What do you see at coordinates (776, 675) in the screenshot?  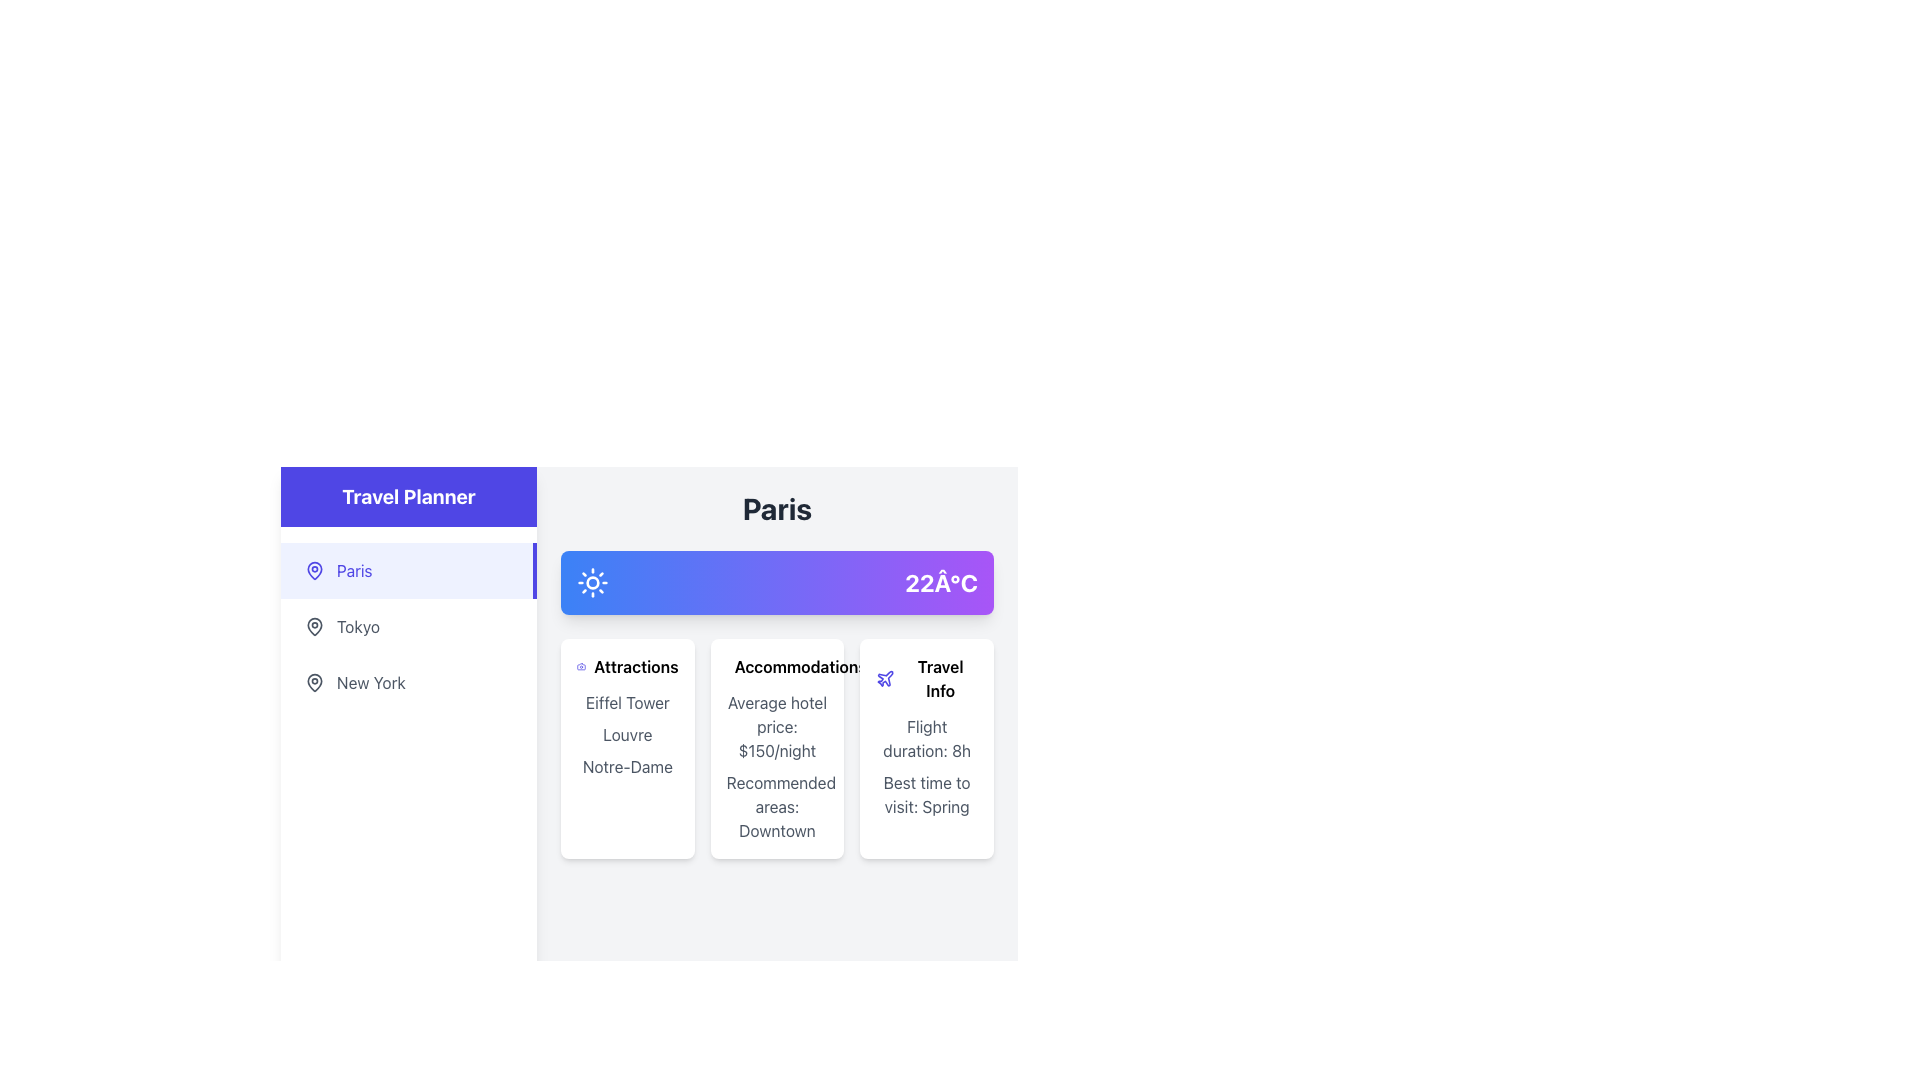 I see `the accommodations card that provides information about hotel prices and recommended areas to stay, which is the second card in a row of three` at bounding box center [776, 675].